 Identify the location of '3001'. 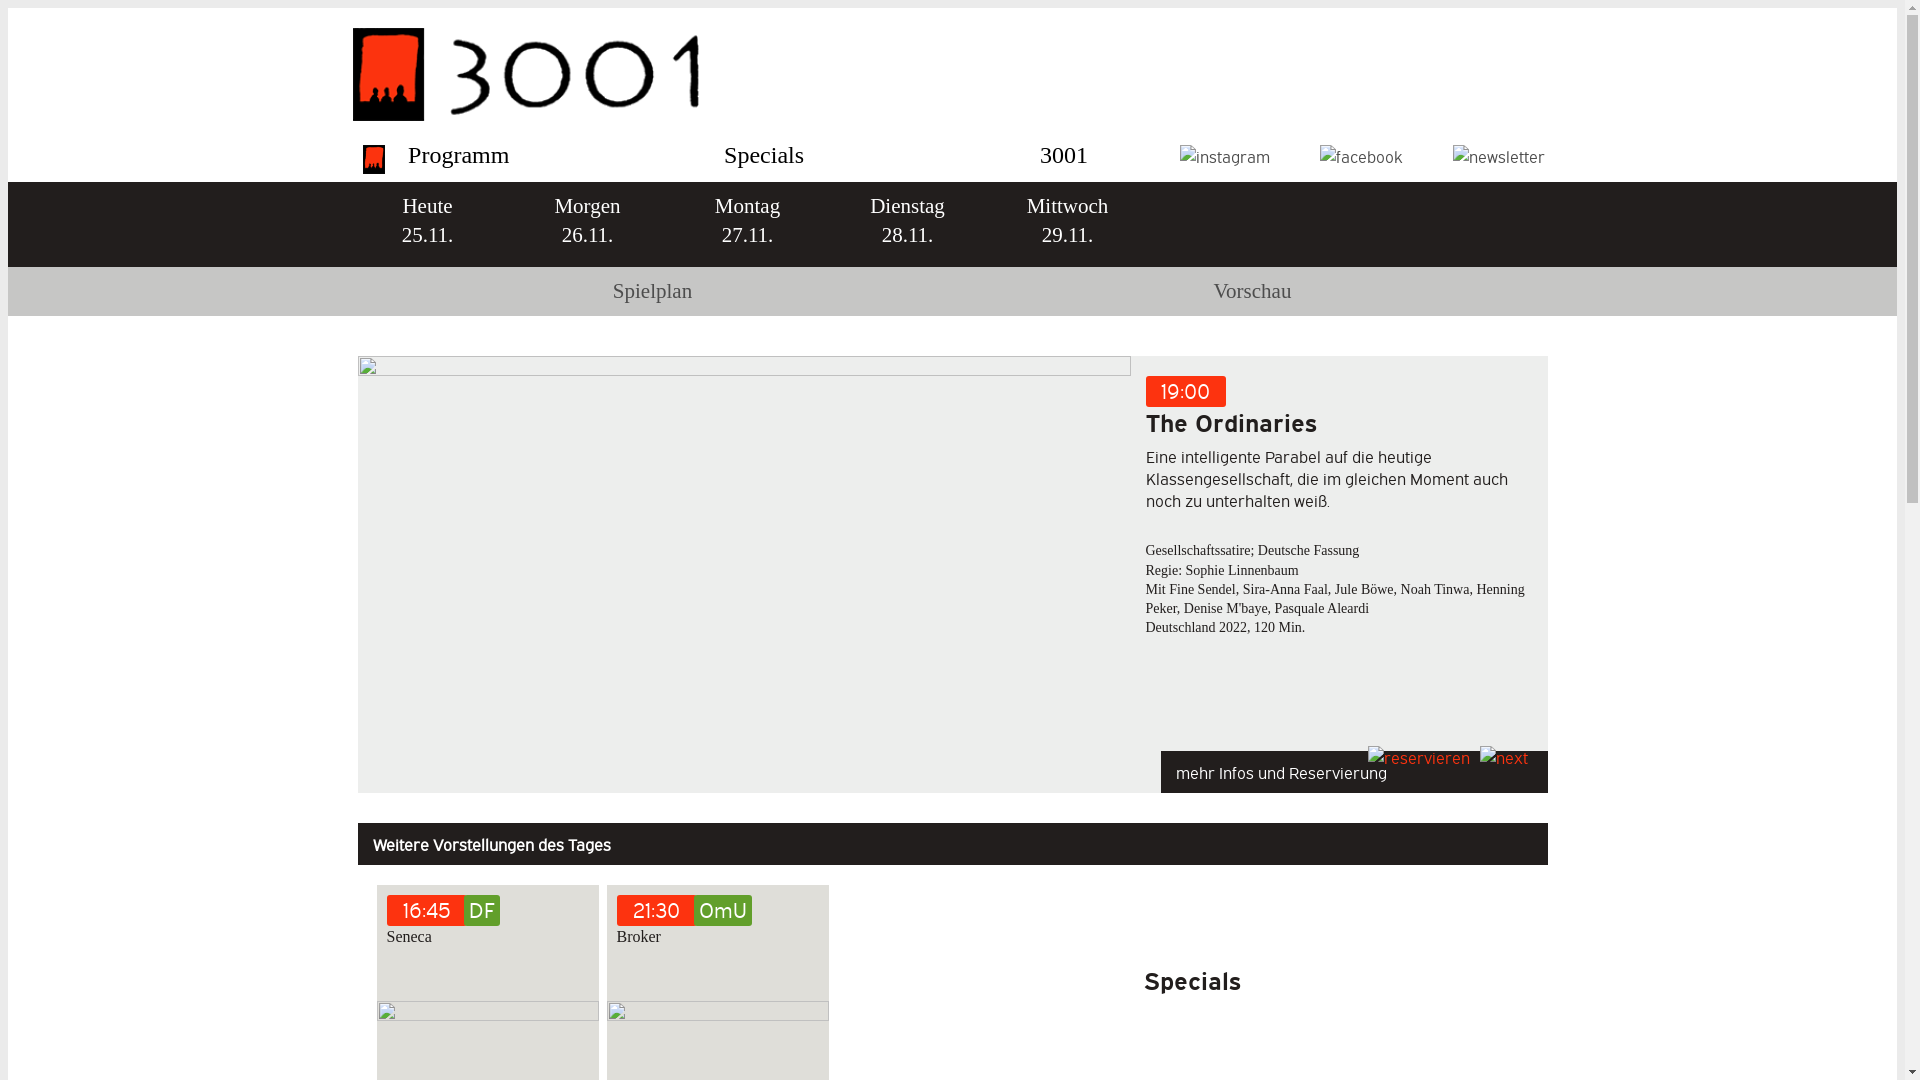
(1063, 153).